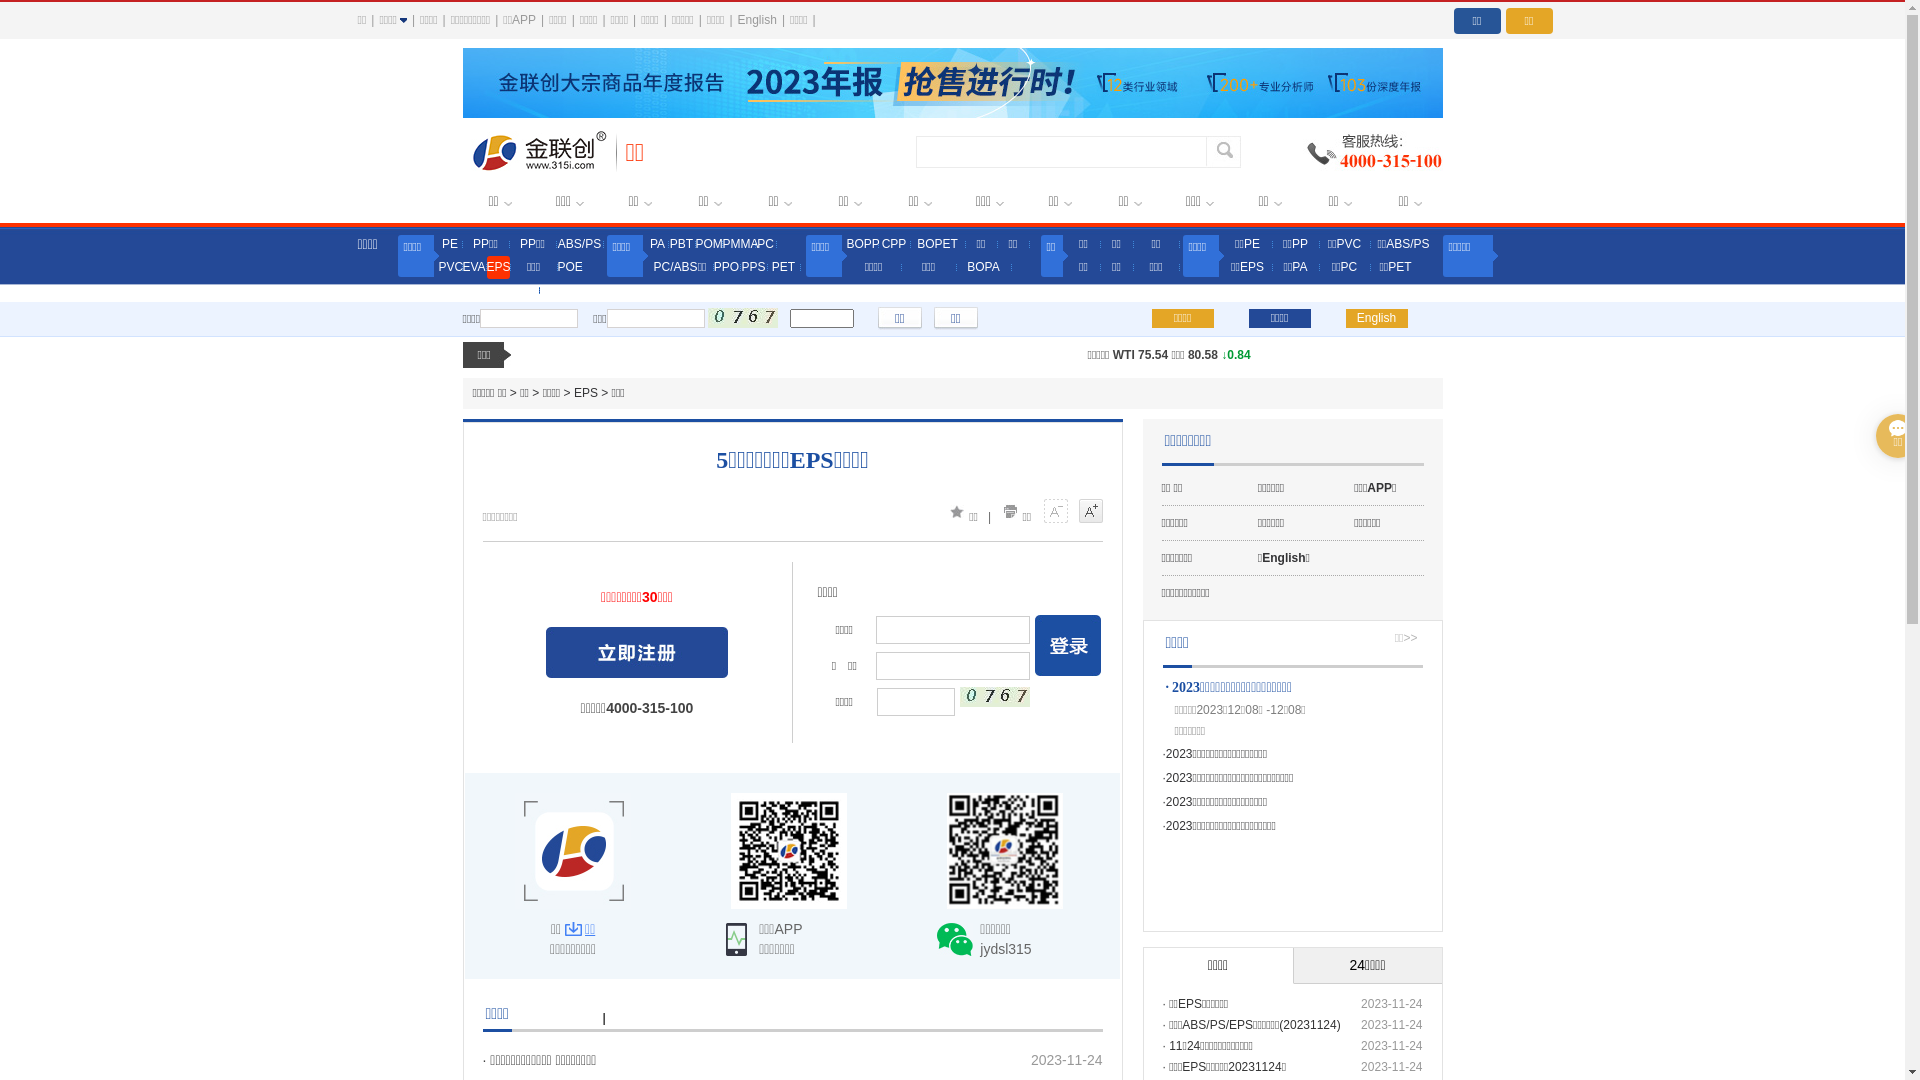 The width and height of the screenshot is (1920, 1080). Describe the element at coordinates (657, 243) in the screenshot. I see `'PA'` at that location.